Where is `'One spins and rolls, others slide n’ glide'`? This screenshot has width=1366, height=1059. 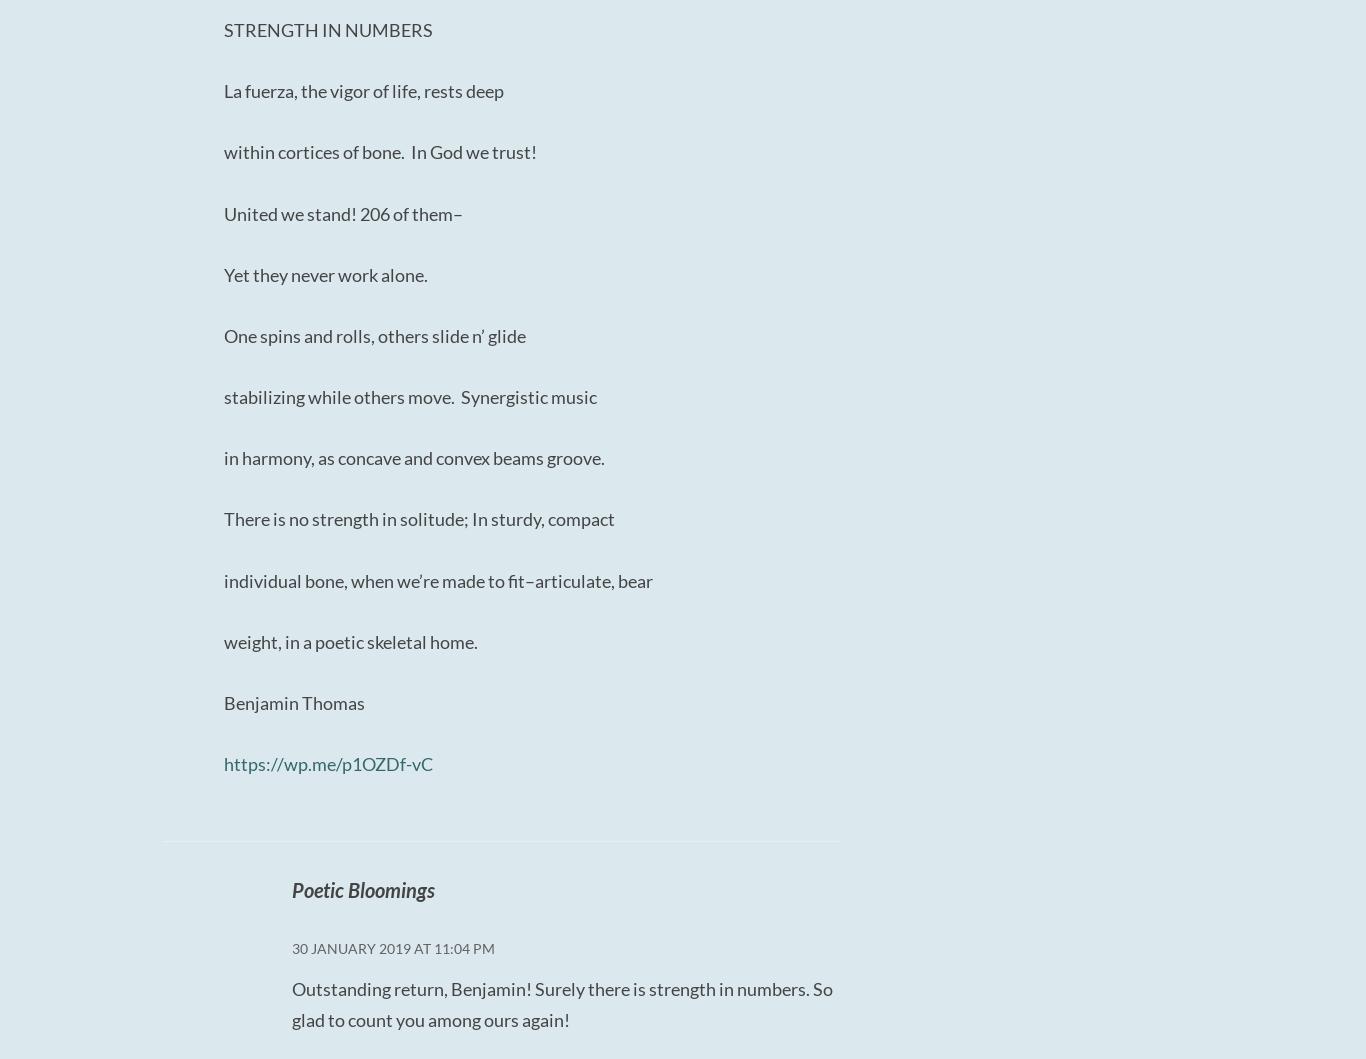
'One spins and rolls, others slide n’ glide' is located at coordinates (373, 333).